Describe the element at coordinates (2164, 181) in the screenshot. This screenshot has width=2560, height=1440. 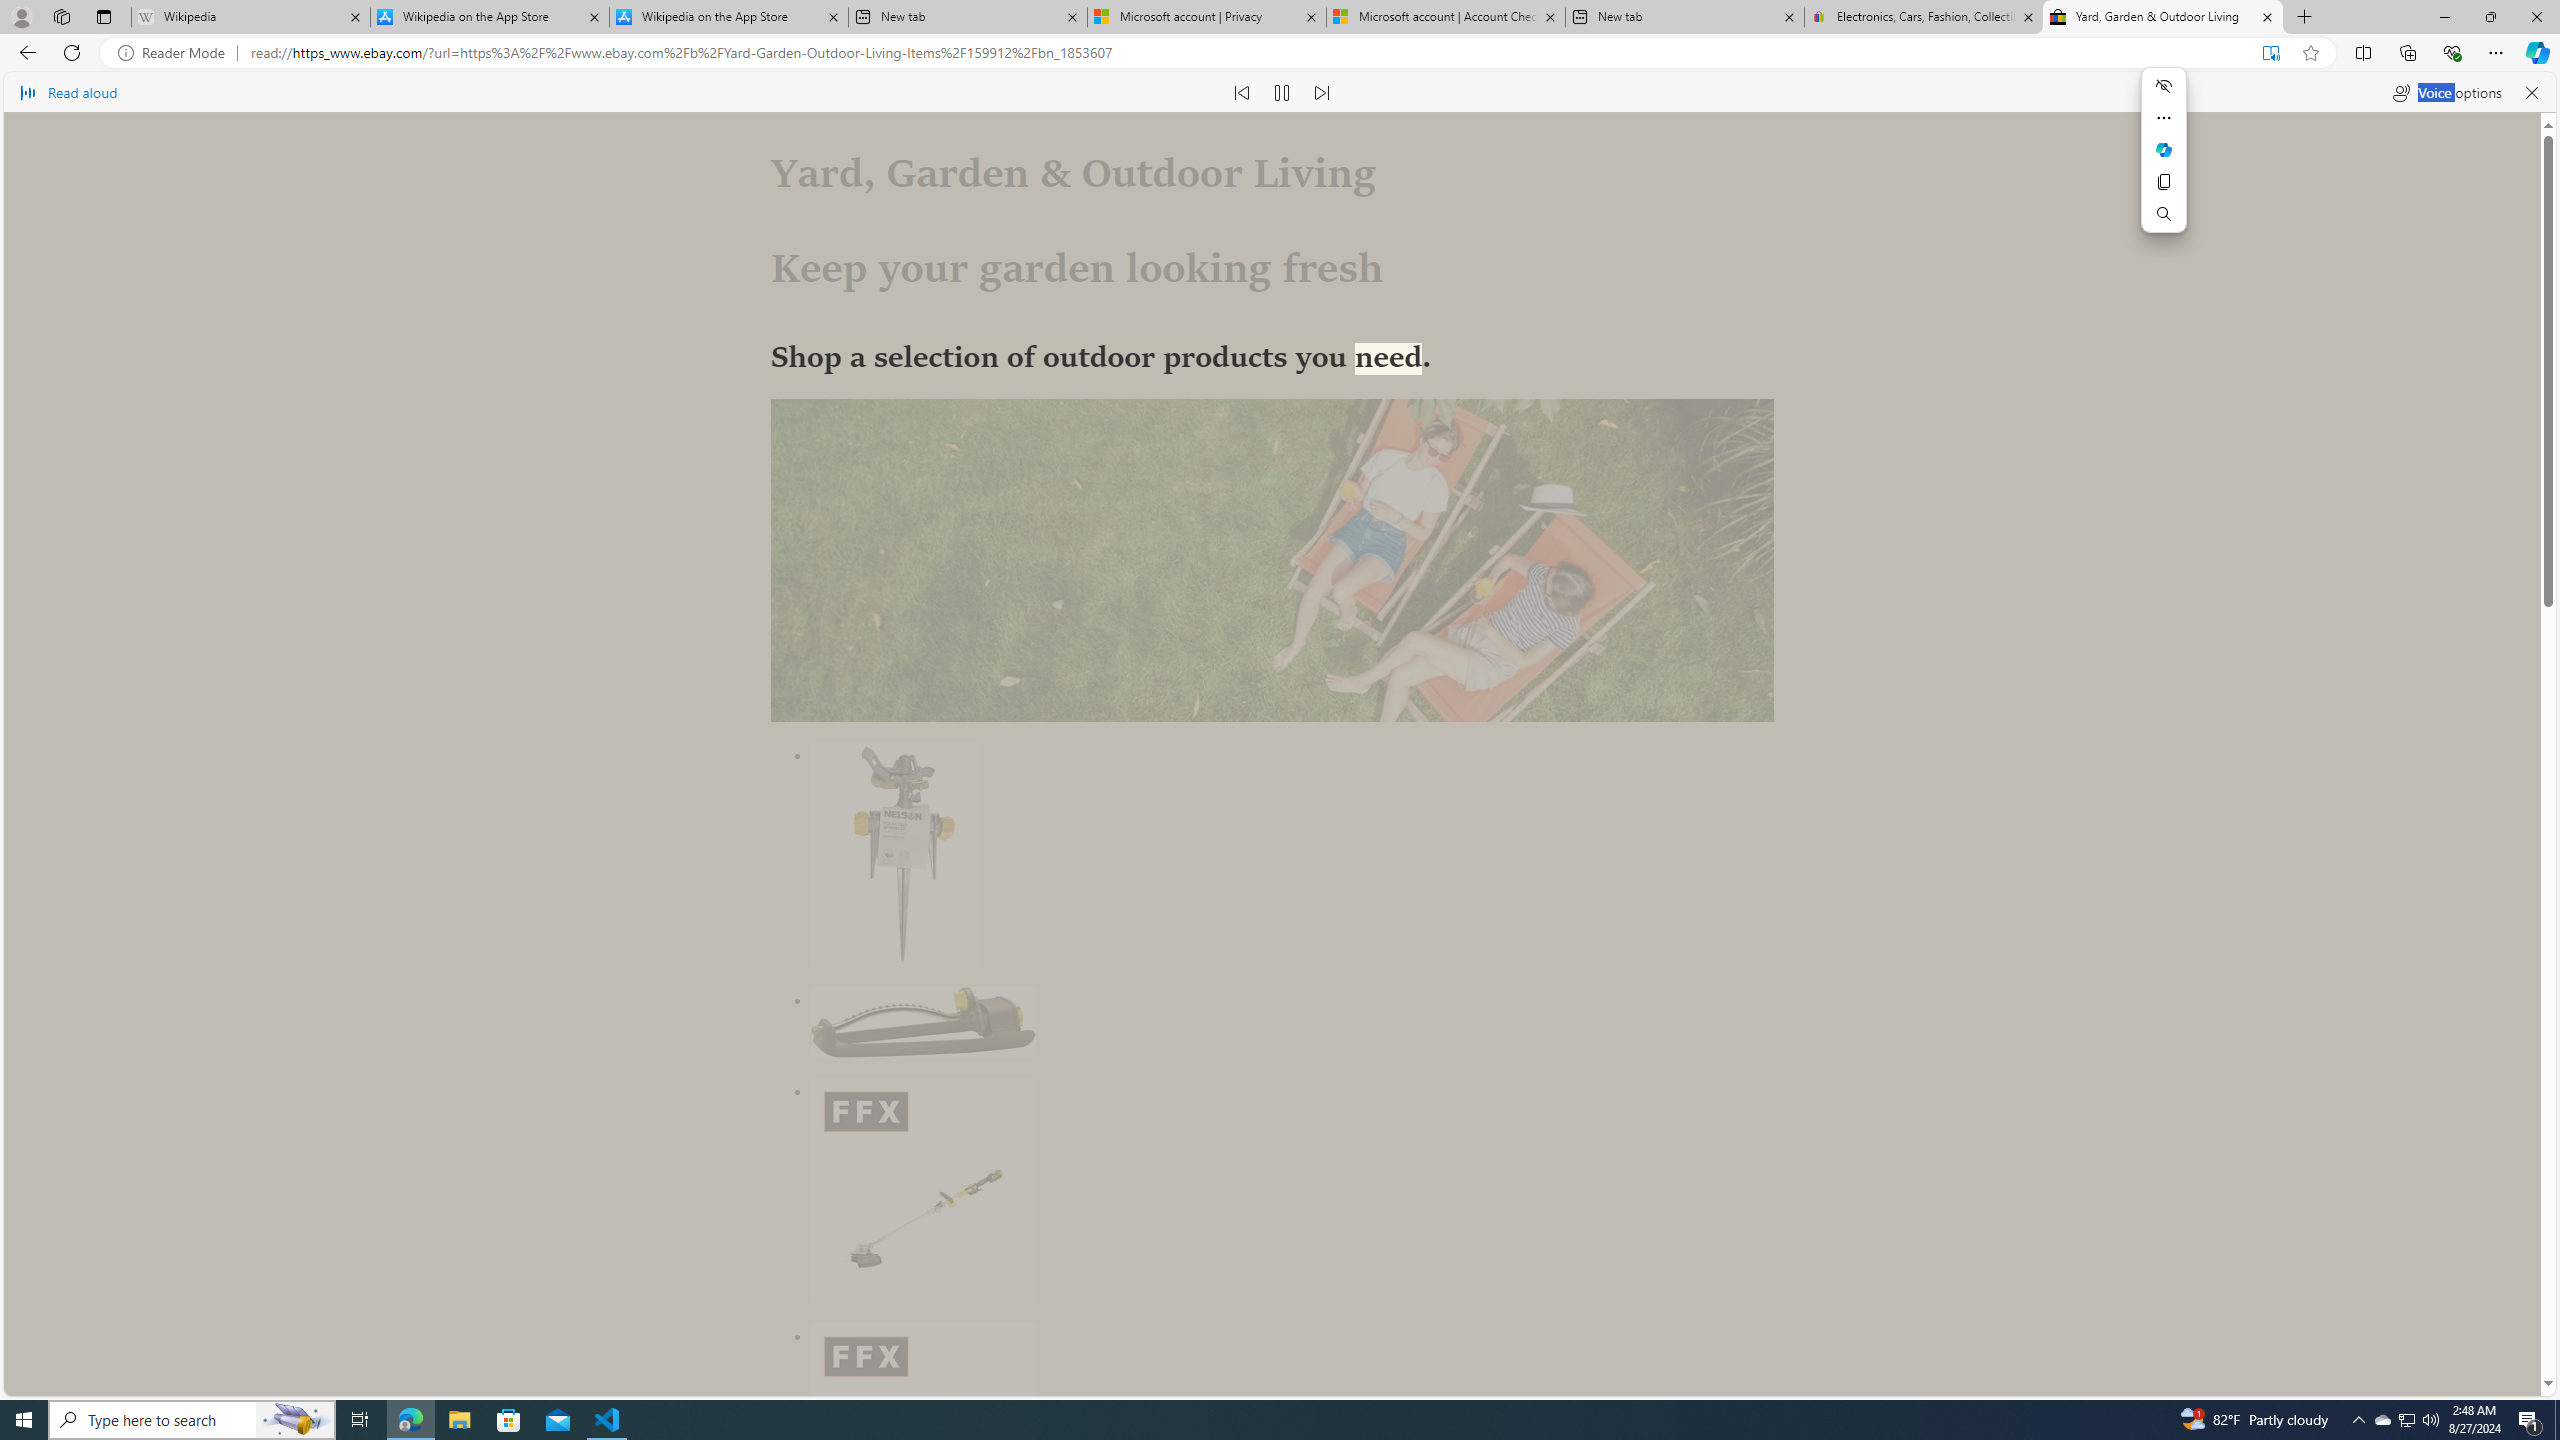
I see `'Copy'` at that location.